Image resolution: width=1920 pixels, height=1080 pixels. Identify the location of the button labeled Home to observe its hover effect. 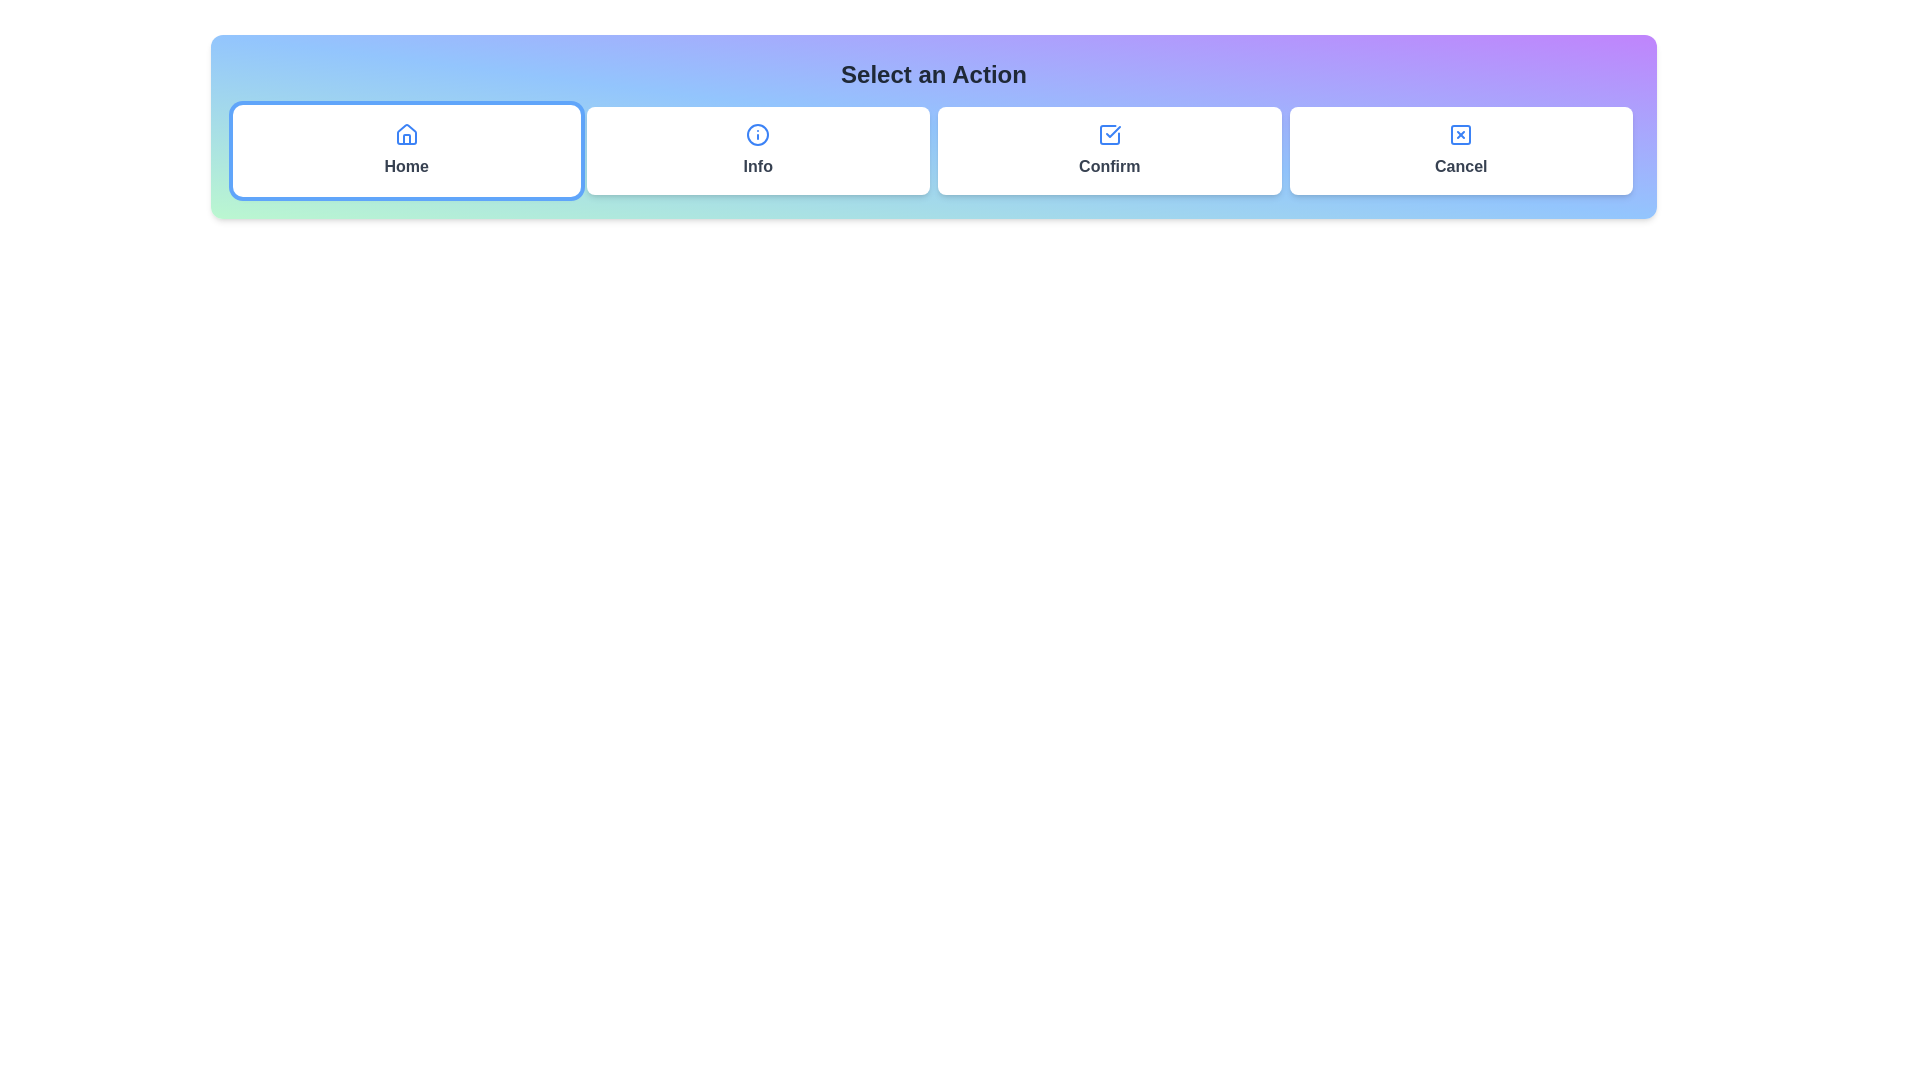
(405, 149).